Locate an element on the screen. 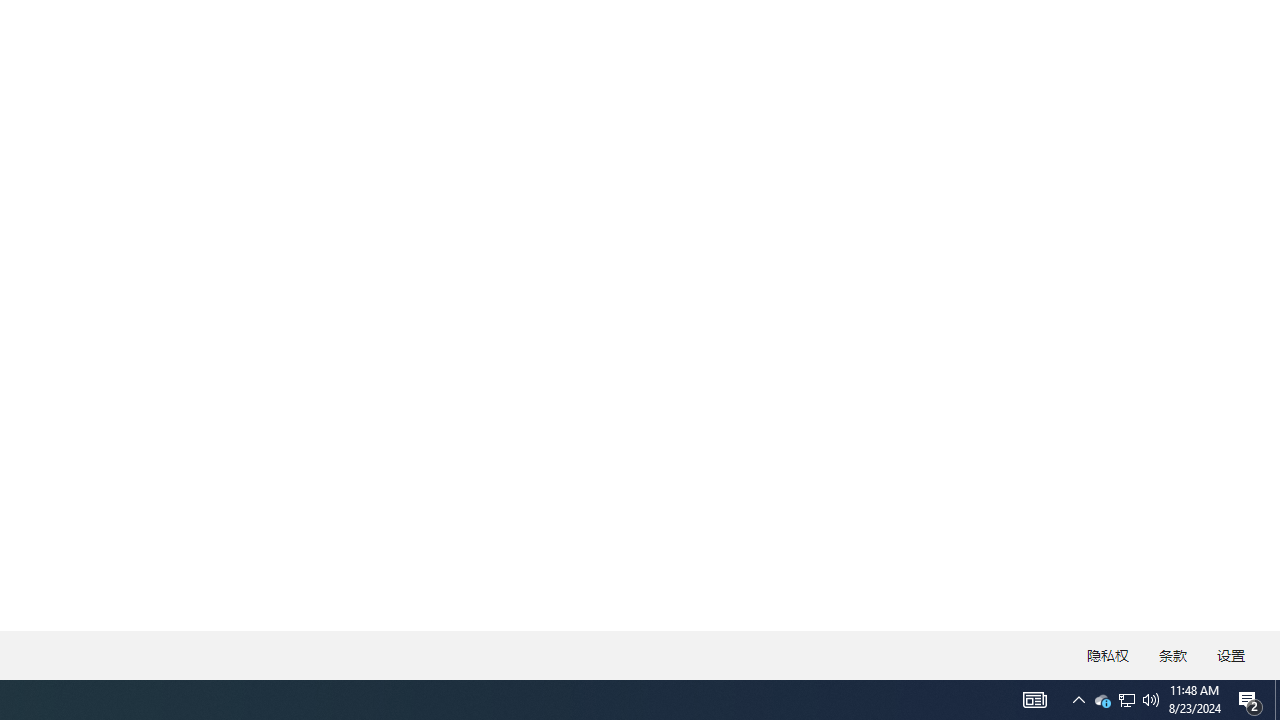 The image size is (1280, 720). 'User Promoted Notification Area' is located at coordinates (1127, 698).